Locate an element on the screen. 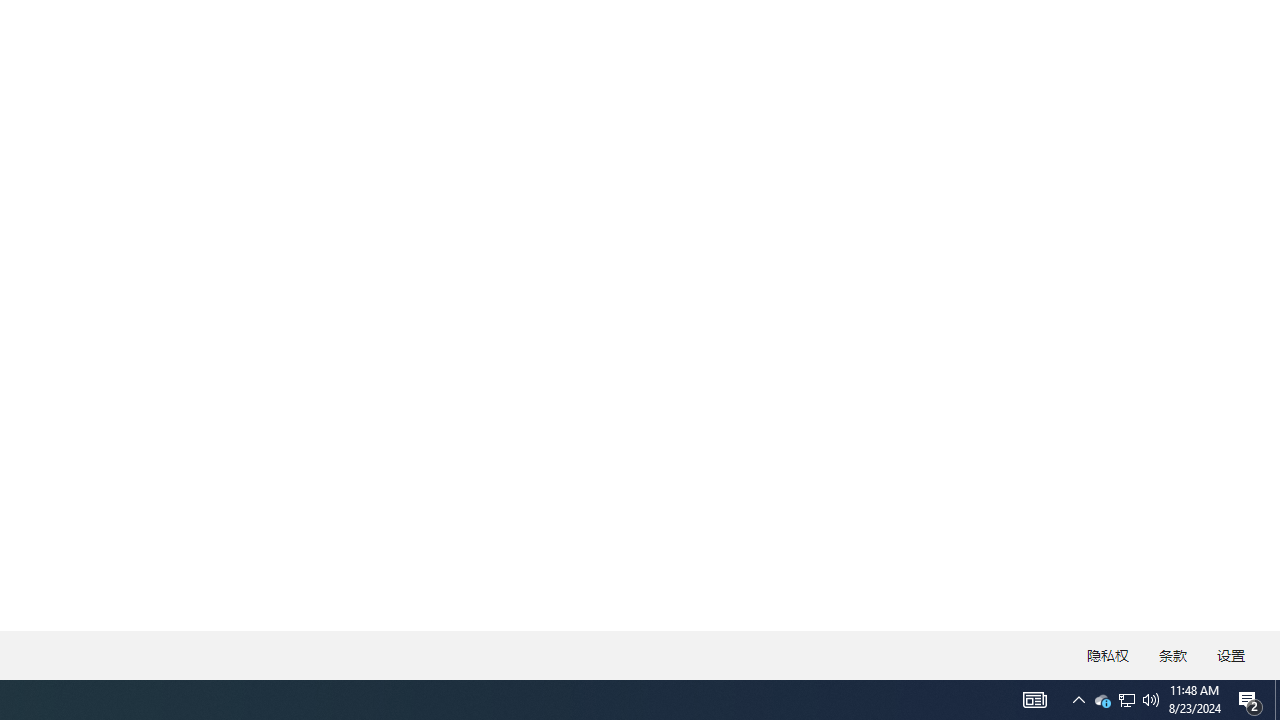 The image size is (1280, 720). 'User Promoted Notification Area' is located at coordinates (1127, 698).